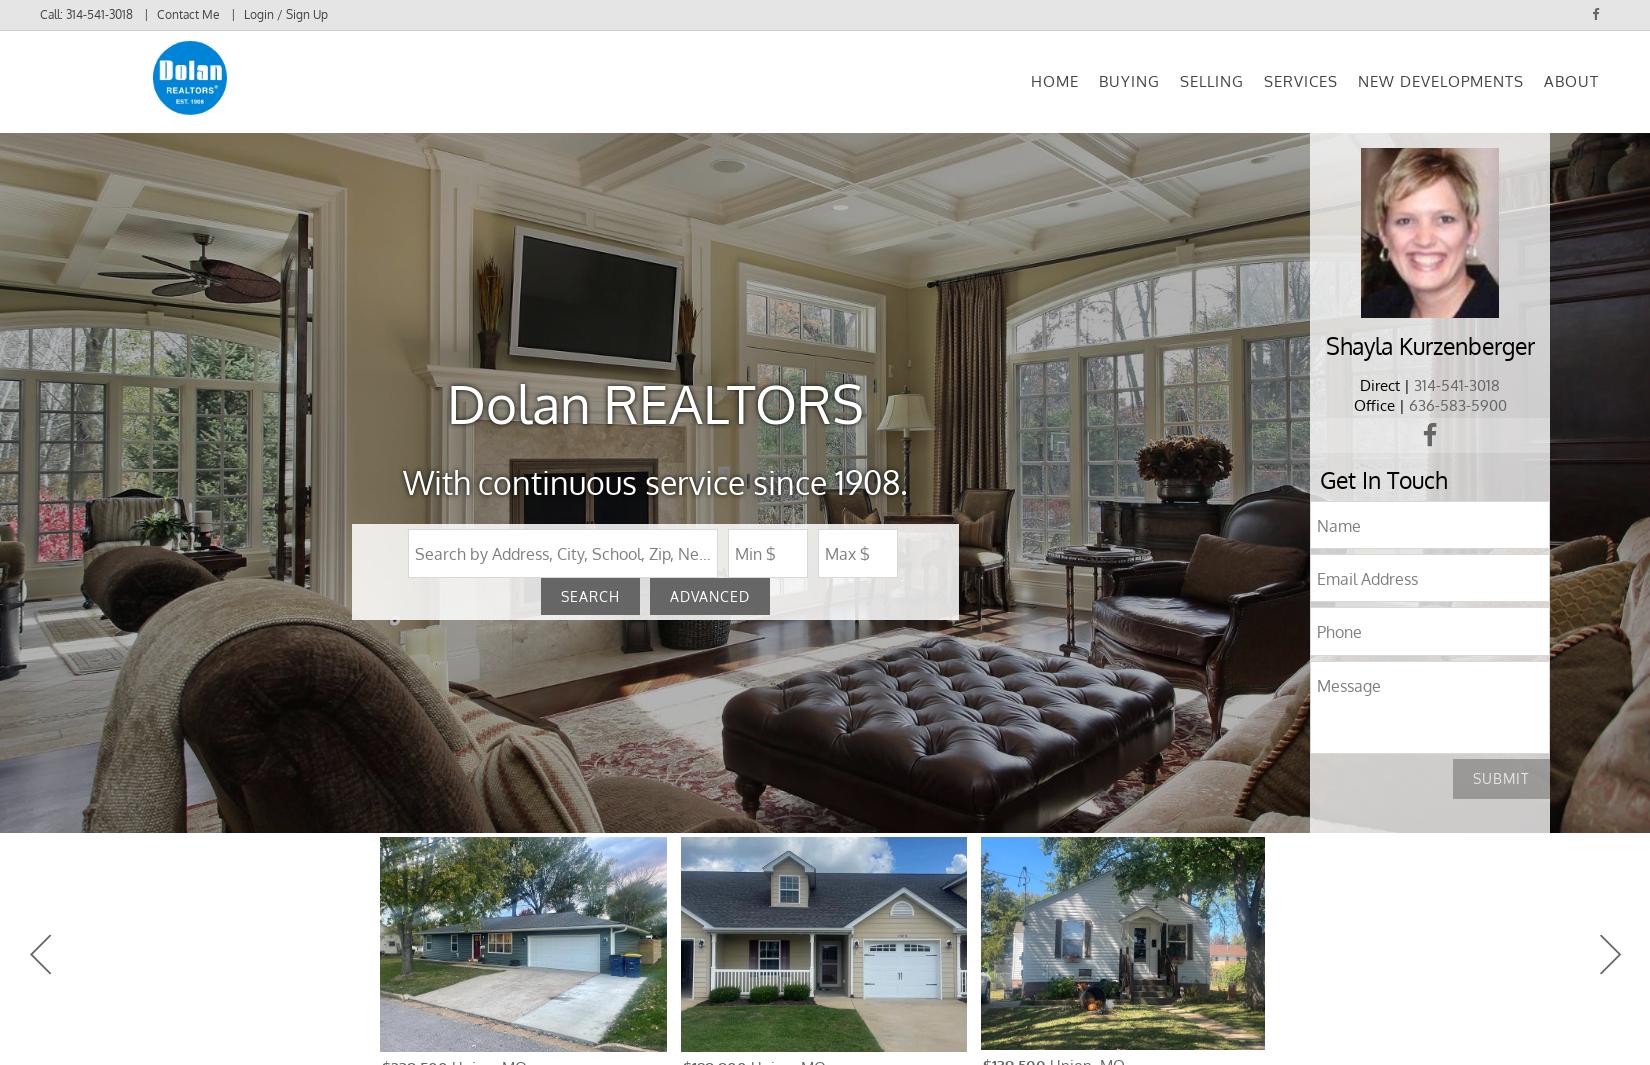 The height and width of the screenshot is (1065, 1650). What do you see at coordinates (277, 106) in the screenshot?
I see `'Sign Up'` at bounding box center [277, 106].